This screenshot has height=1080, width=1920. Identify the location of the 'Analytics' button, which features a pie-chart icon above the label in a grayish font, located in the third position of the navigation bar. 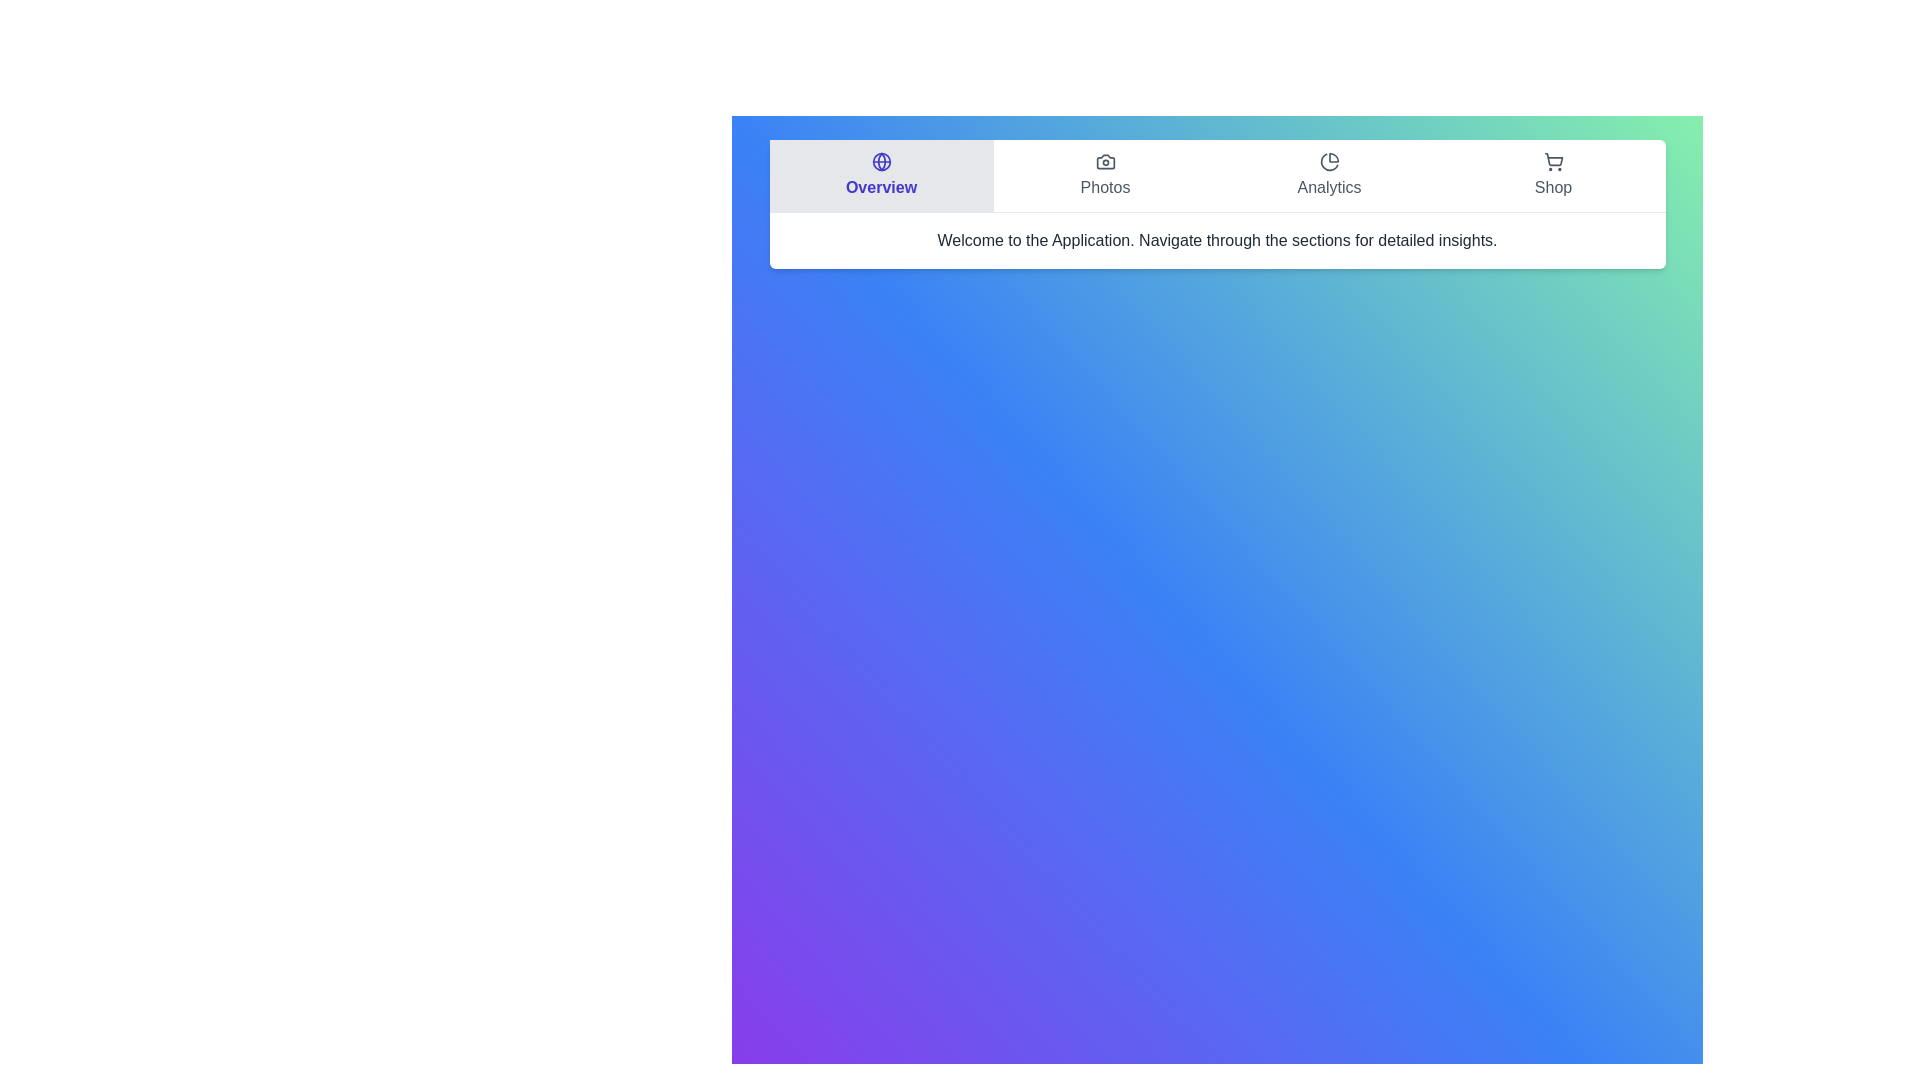
(1329, 175).